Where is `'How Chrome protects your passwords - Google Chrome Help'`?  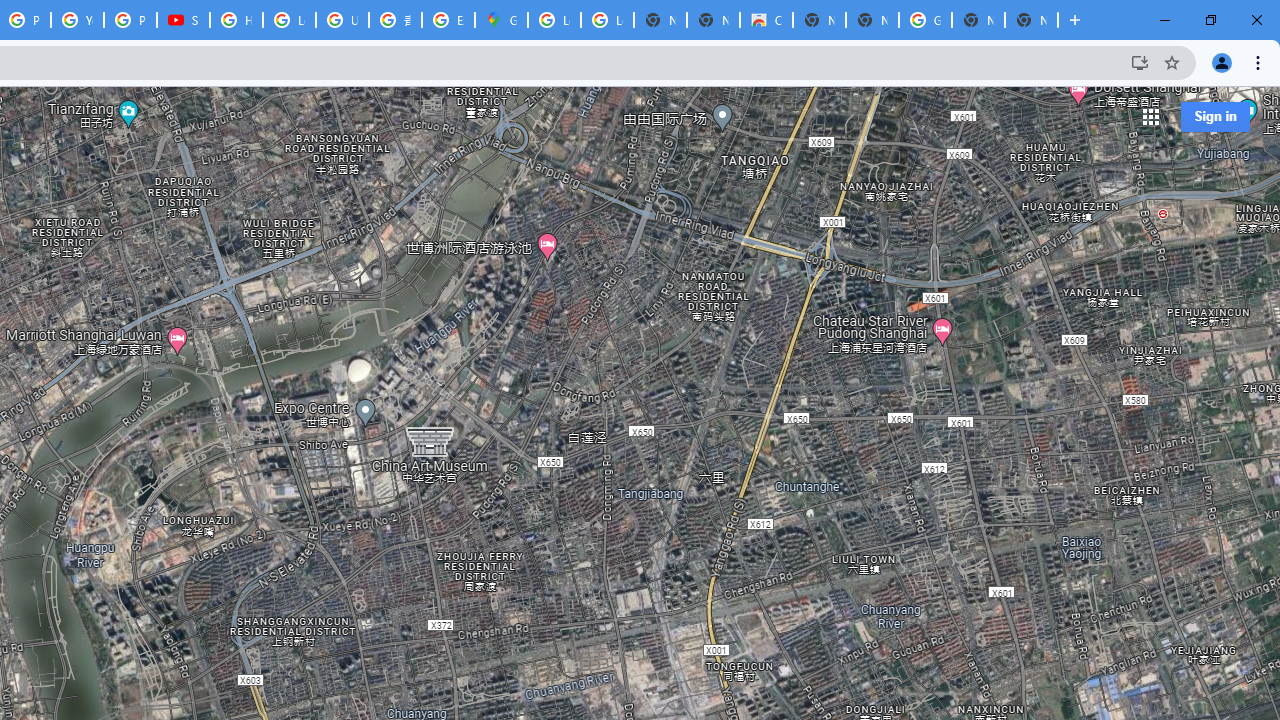 'How Chrome protects your passwords - Google Chrome Help' is located at coordinates (236, 20).